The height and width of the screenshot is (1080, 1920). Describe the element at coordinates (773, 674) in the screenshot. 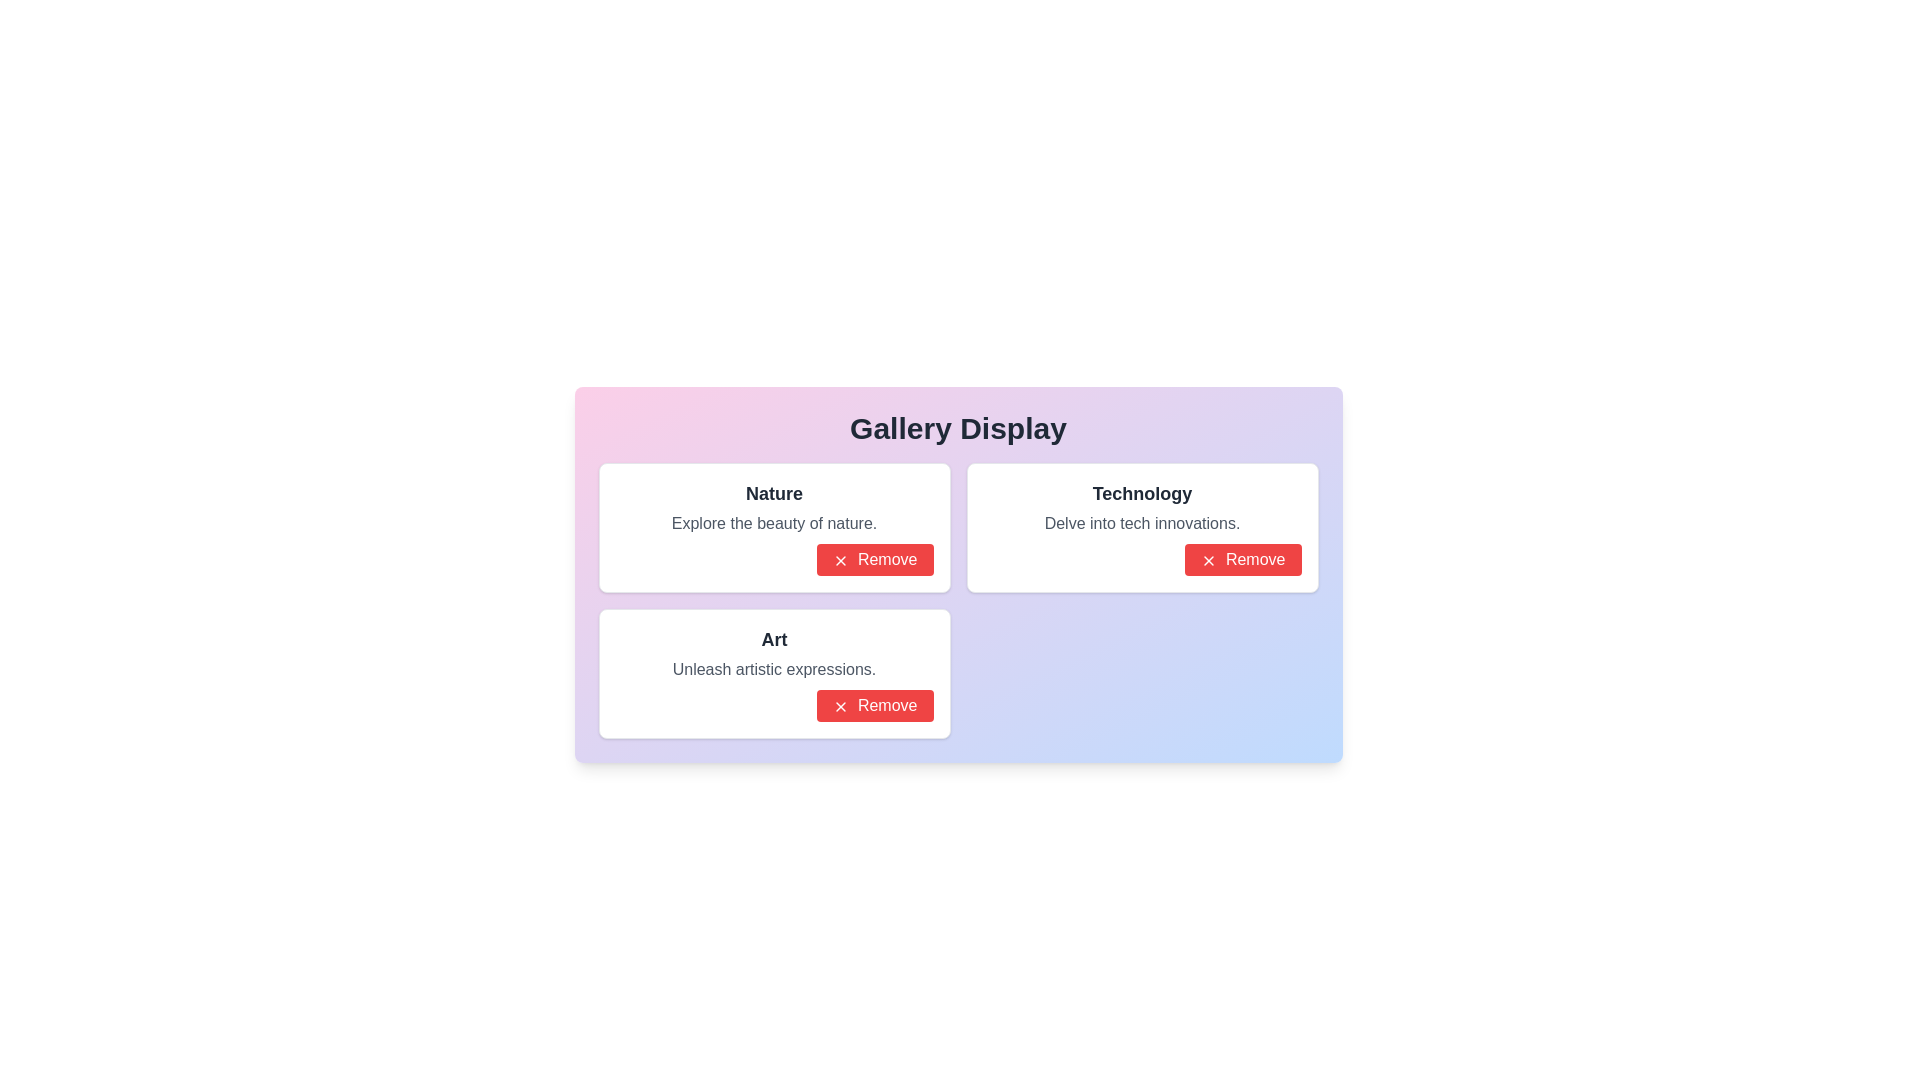

I see `the item card labeled 'Art' to highlight it` at that location.